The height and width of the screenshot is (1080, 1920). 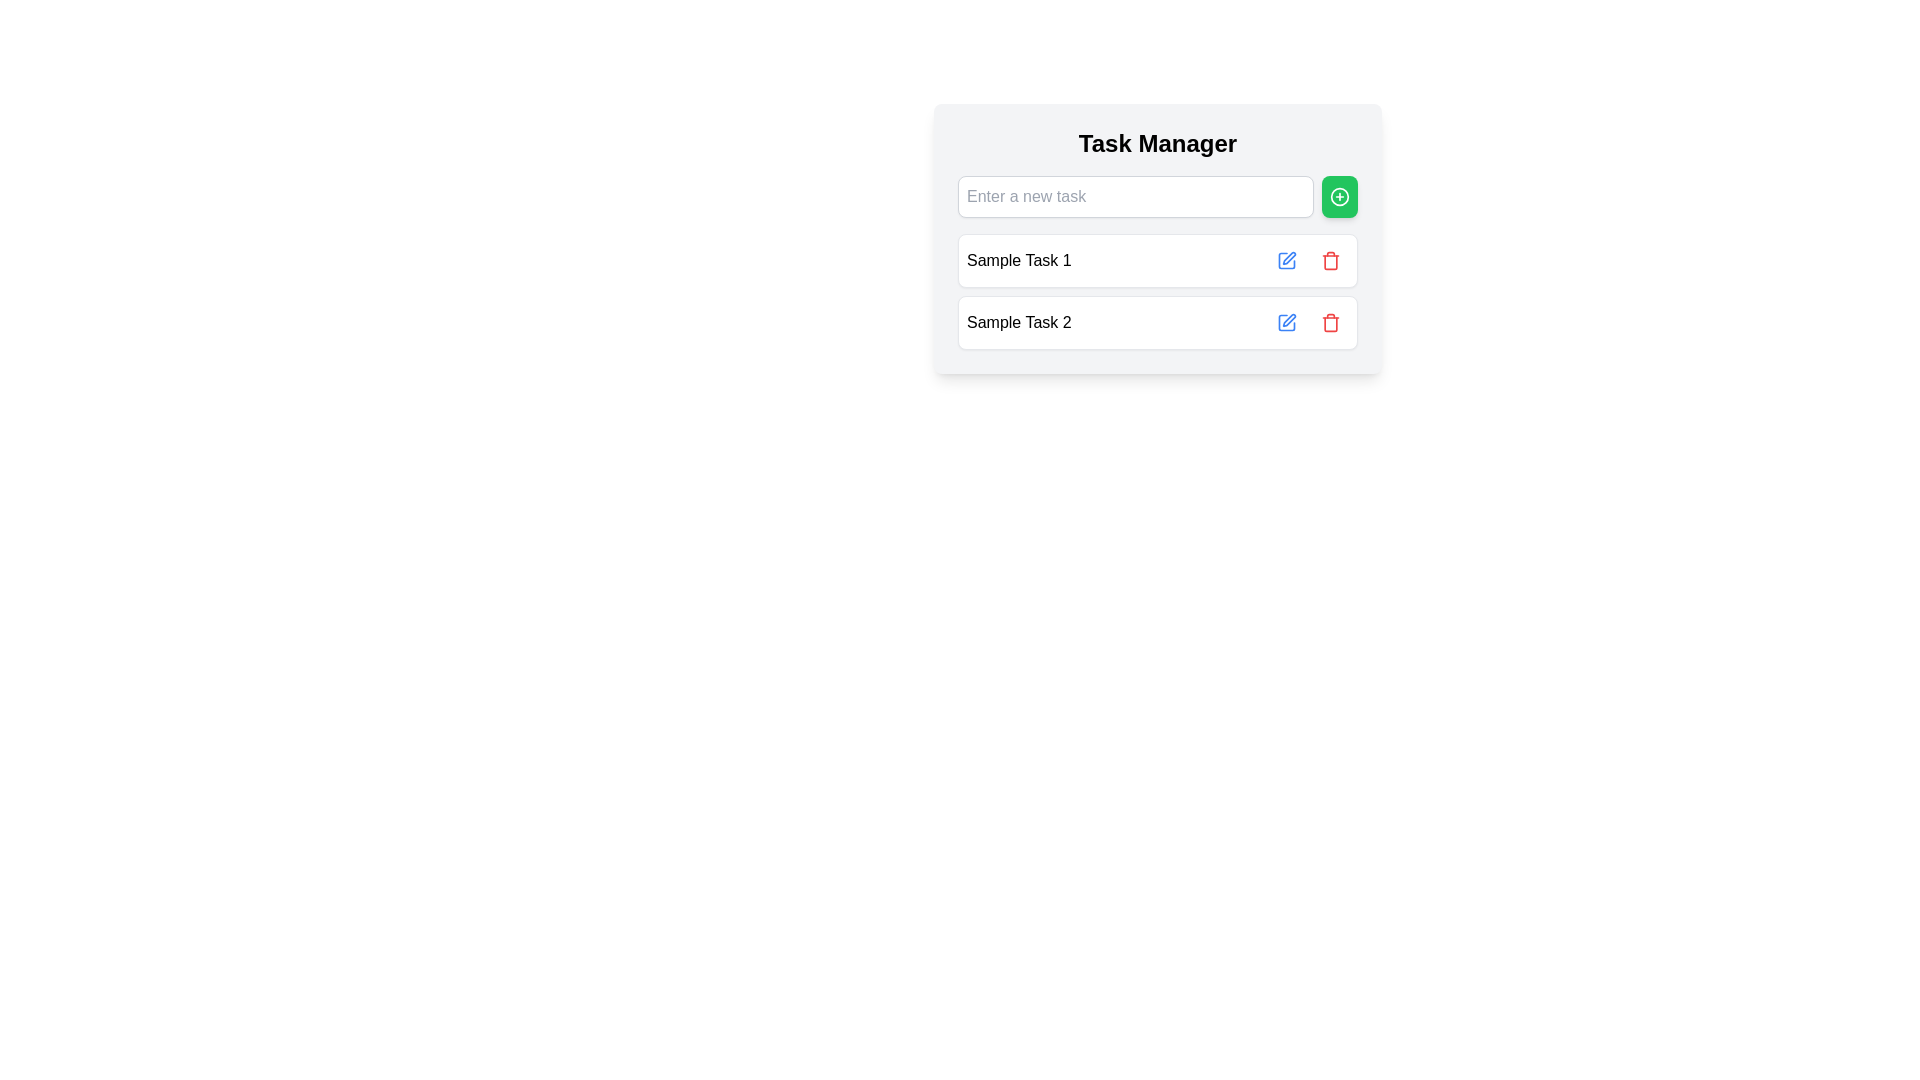 What do you see at coordinates (1019, 322) in the screenshot?
I see `the text label displaying 'Sample Task 2', which is centrally aligned within the second task entry card in the Task Manager interface` at bounding box center [1019, 322].